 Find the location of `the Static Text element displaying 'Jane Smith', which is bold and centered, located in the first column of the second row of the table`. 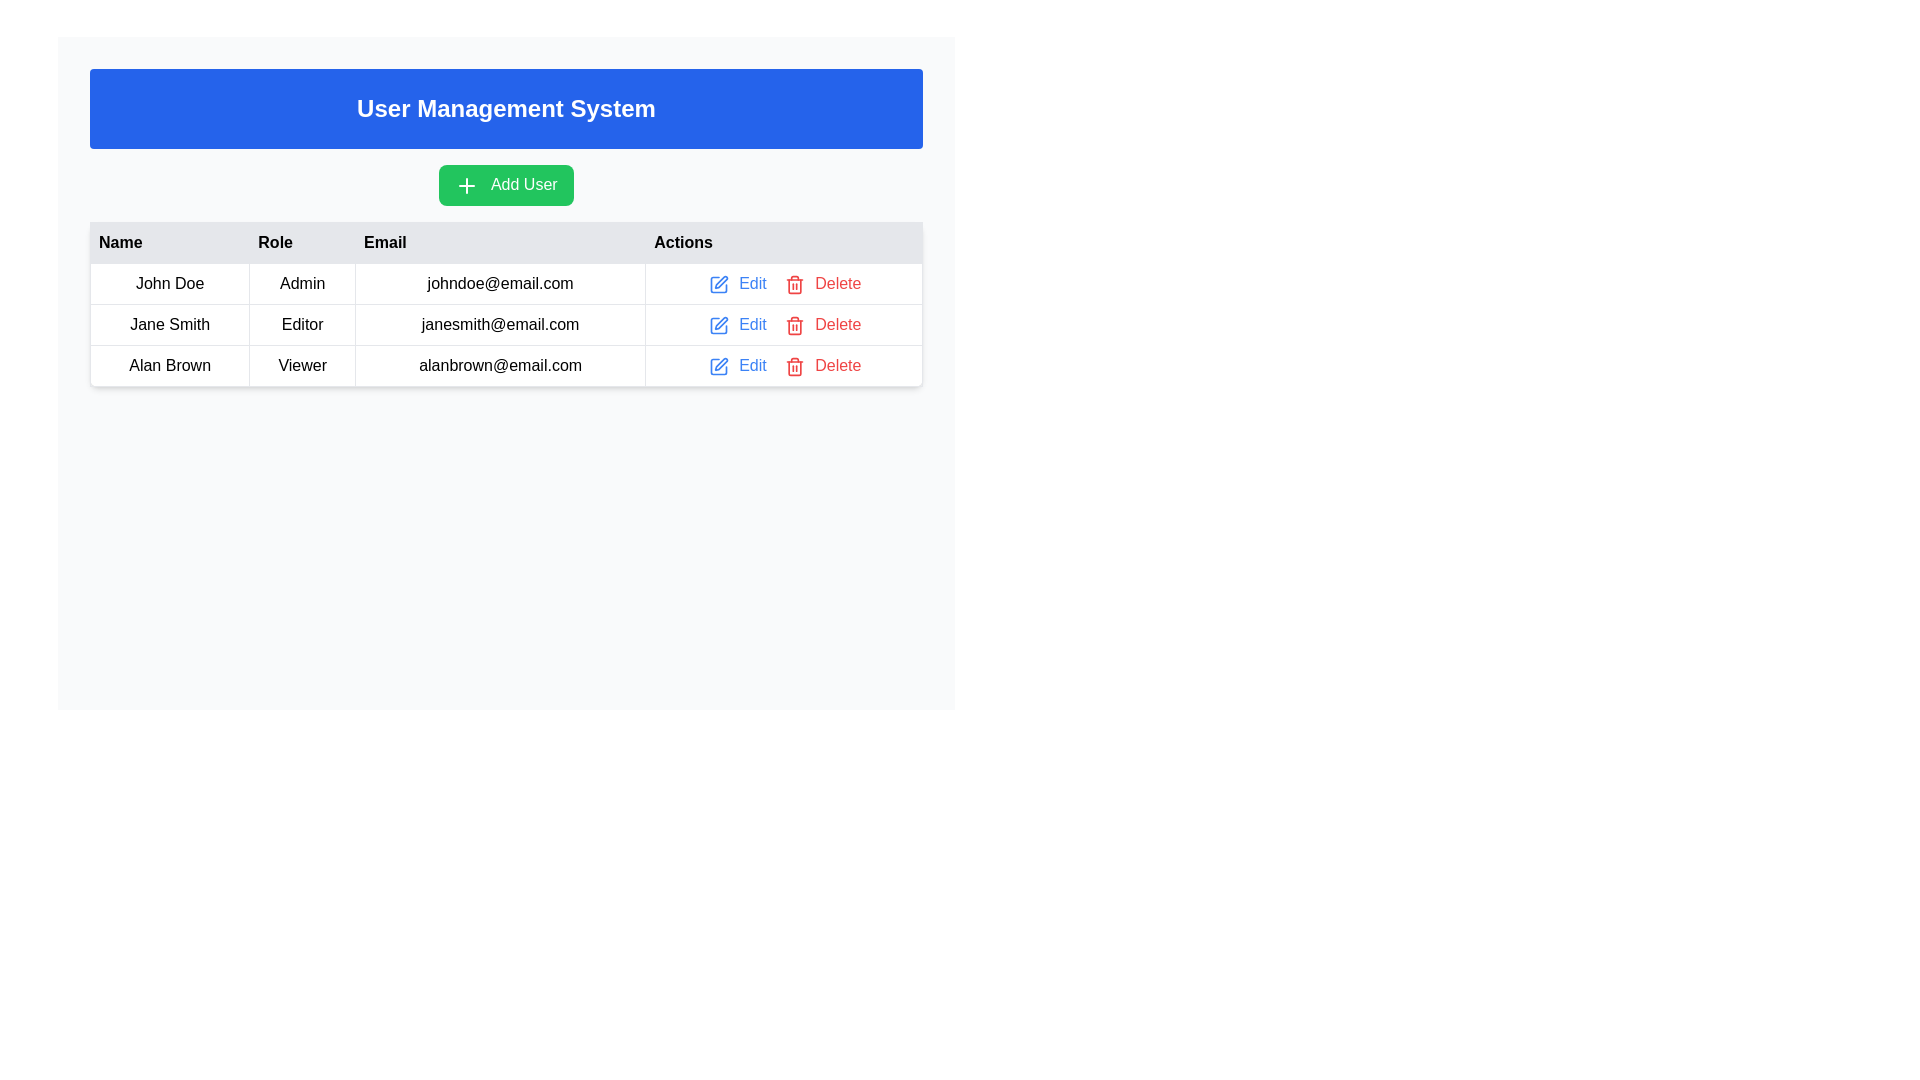

the Static Text element displaying 'Jane Smith', which is bold and centered, located in the first column of the second row of the table is located at coordinates (170, 323).